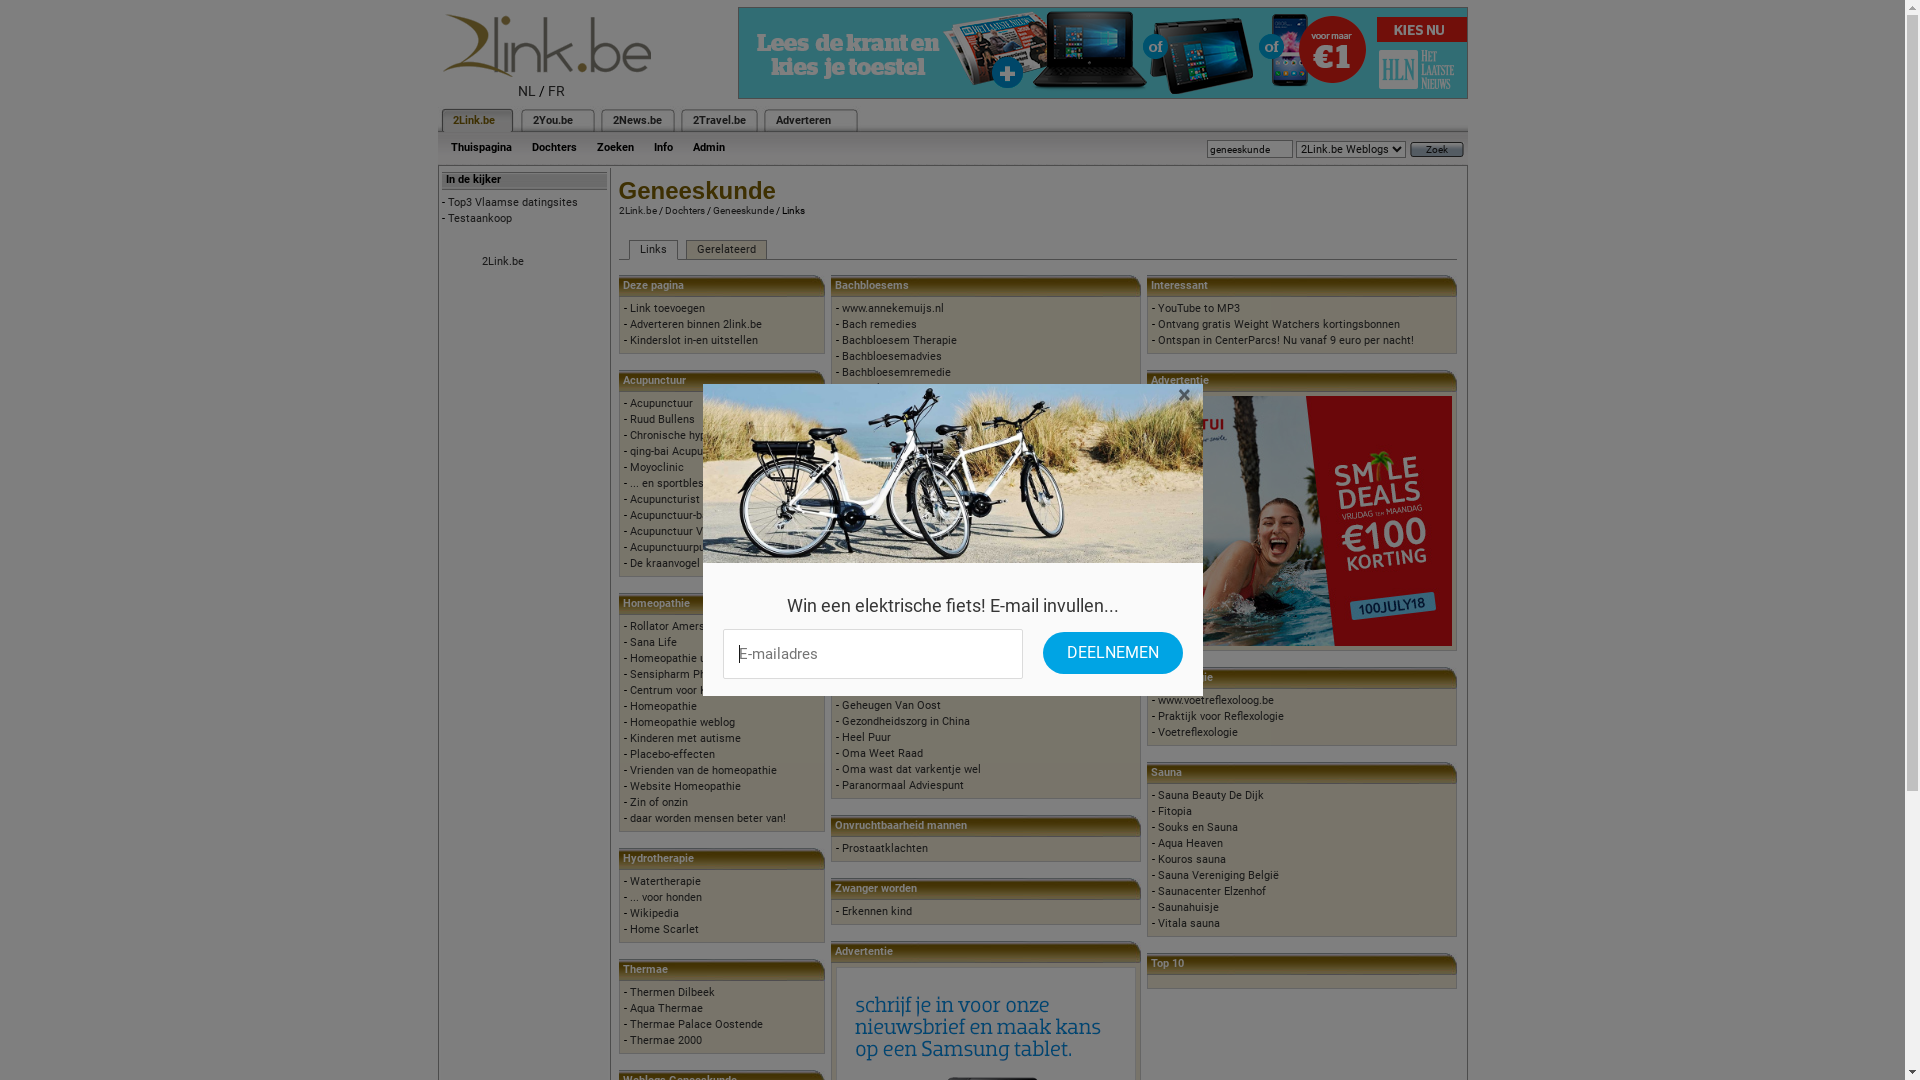 The image size is (1920, 1080). What do you see at coordinates (1219, 715) in the screenshot?
I see `'Praktijk voor Reflexologie'` at bounding box center [1219, 715].